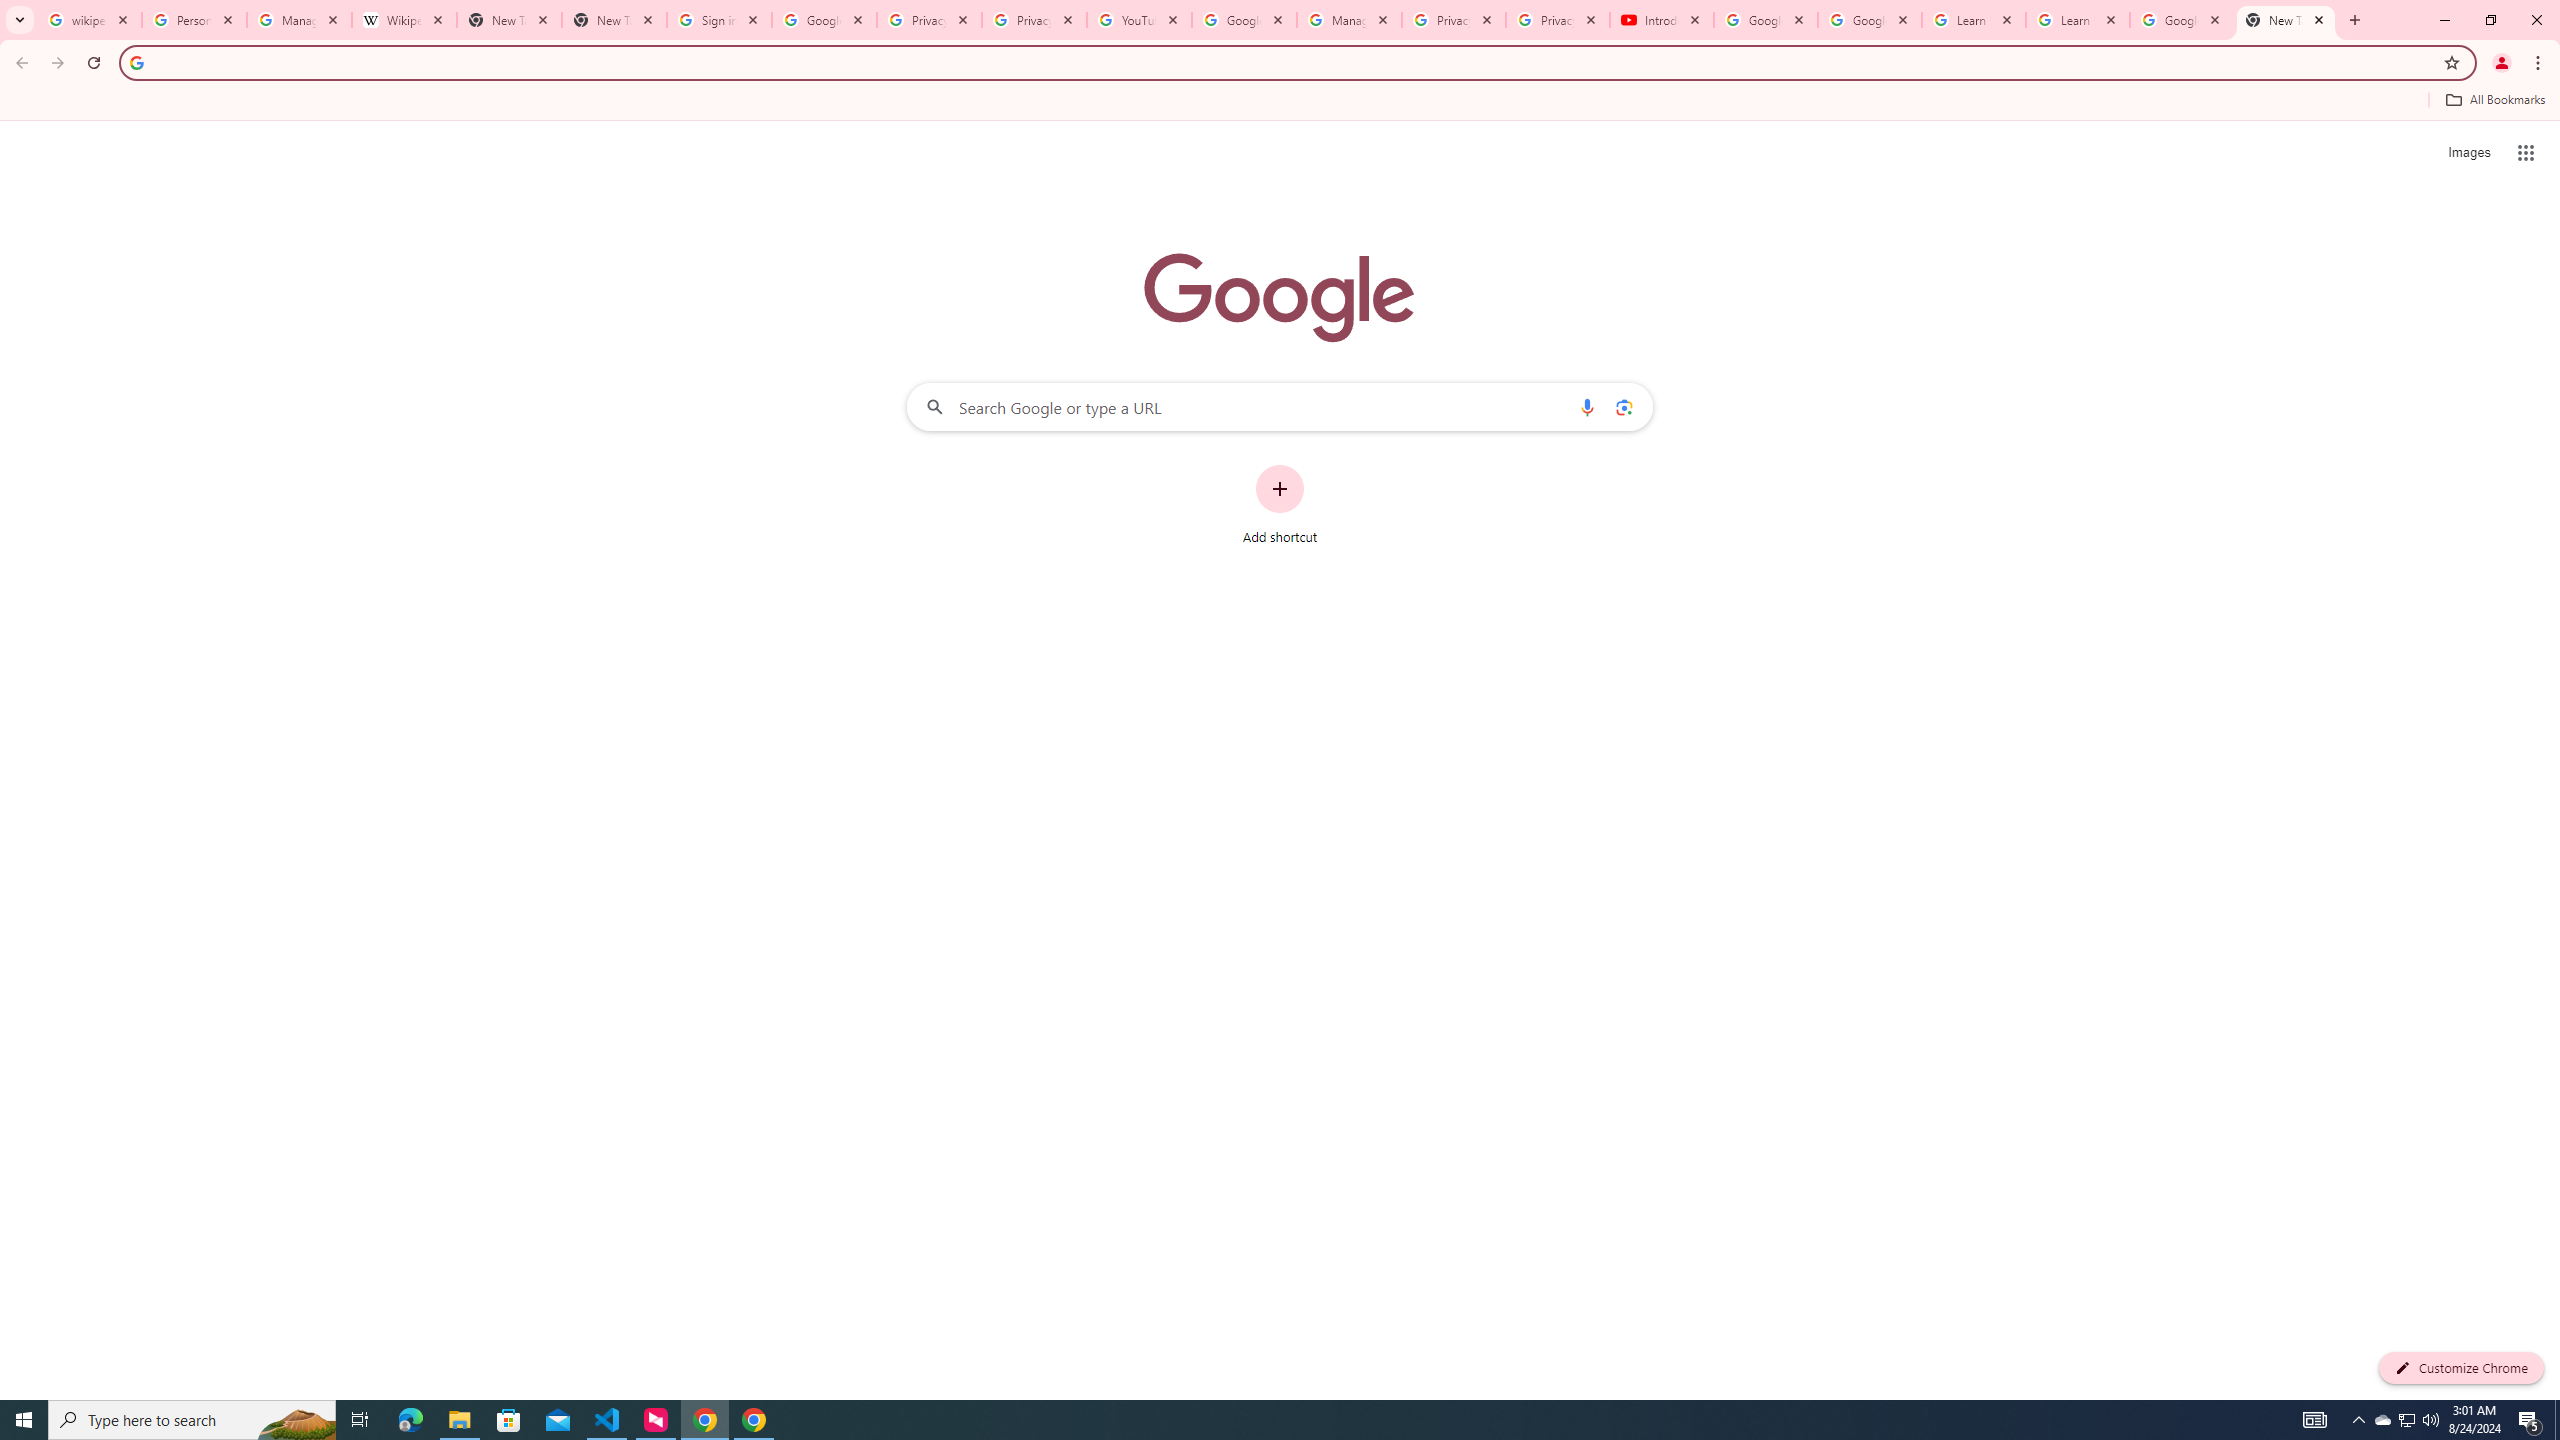 The width and height of the screenshot is (2560, 1440). Describe the element at coordinates (718, 19) in the screenshot. I see `'Sign in - Google Accounts'` at that location.